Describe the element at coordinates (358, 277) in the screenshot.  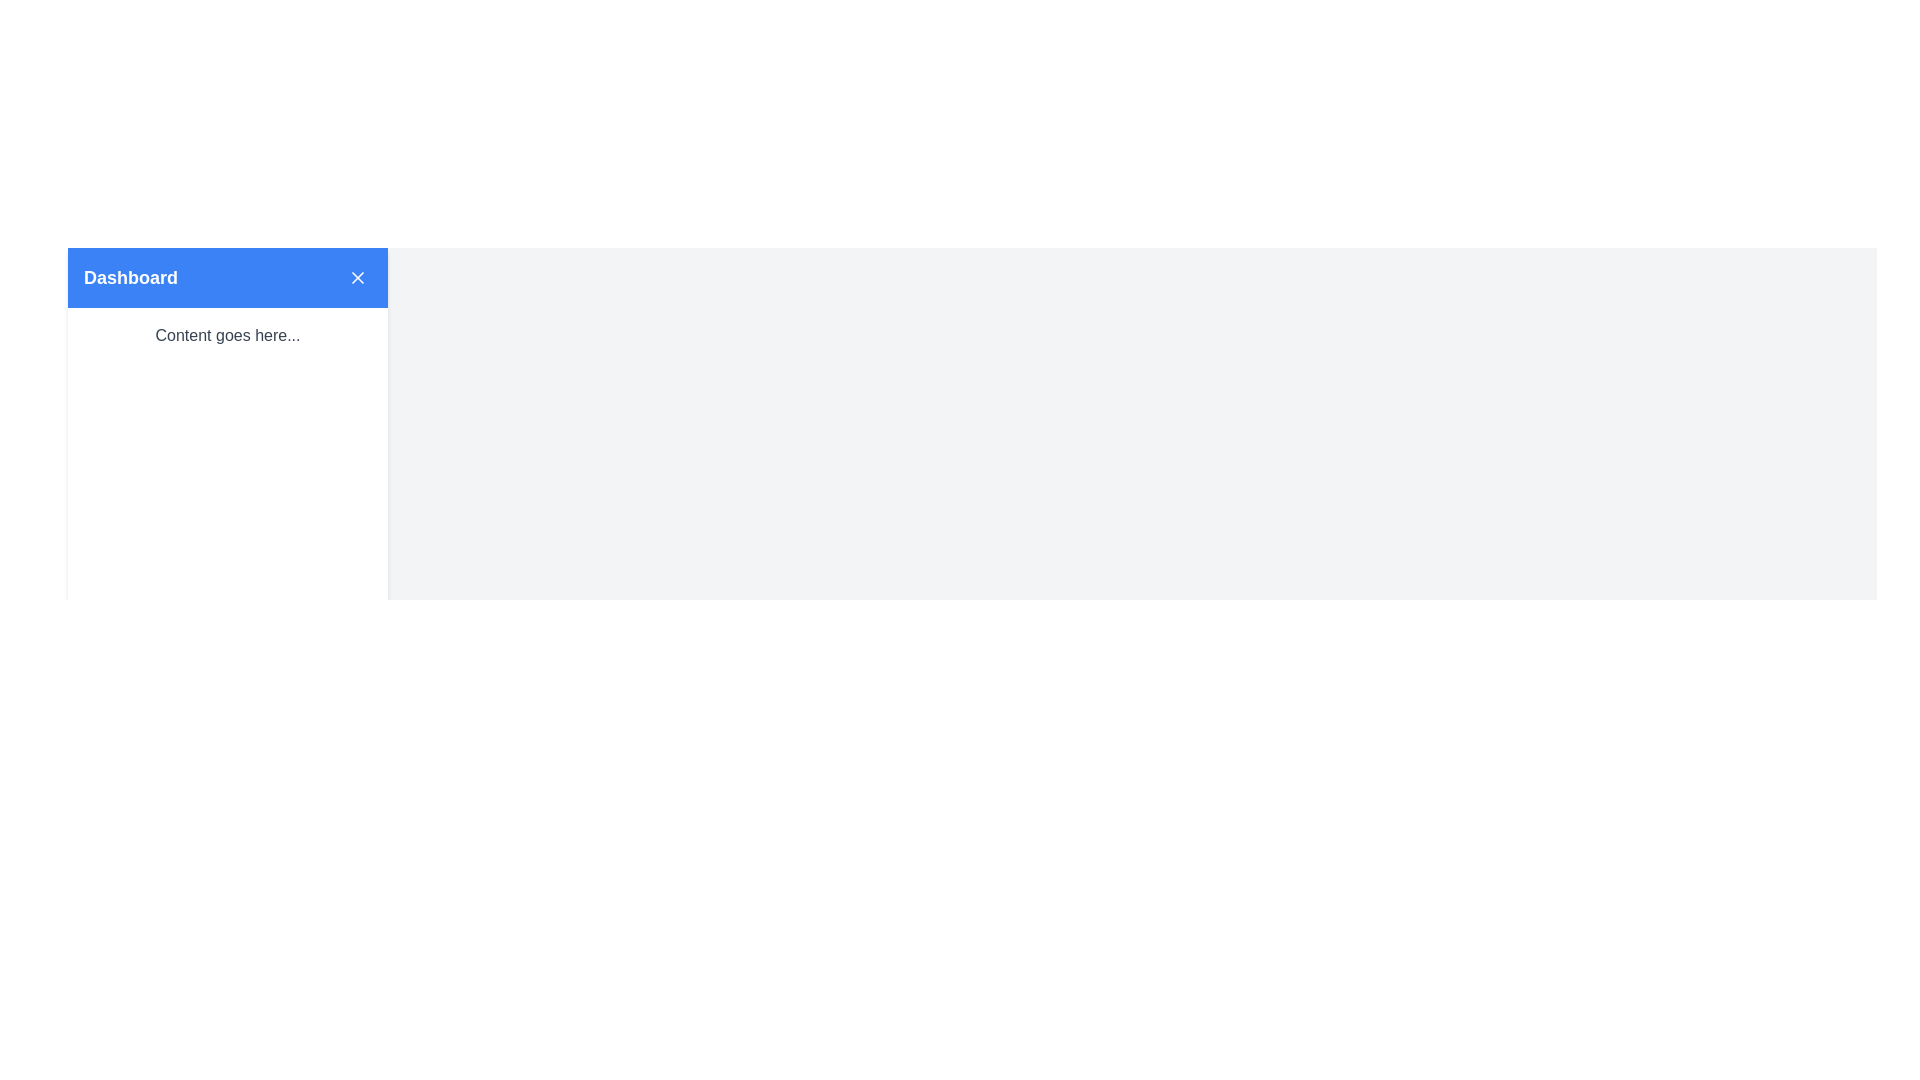
I see `the 'X' icon button on the blue header bar labeled 'Dashboard'` at that location.